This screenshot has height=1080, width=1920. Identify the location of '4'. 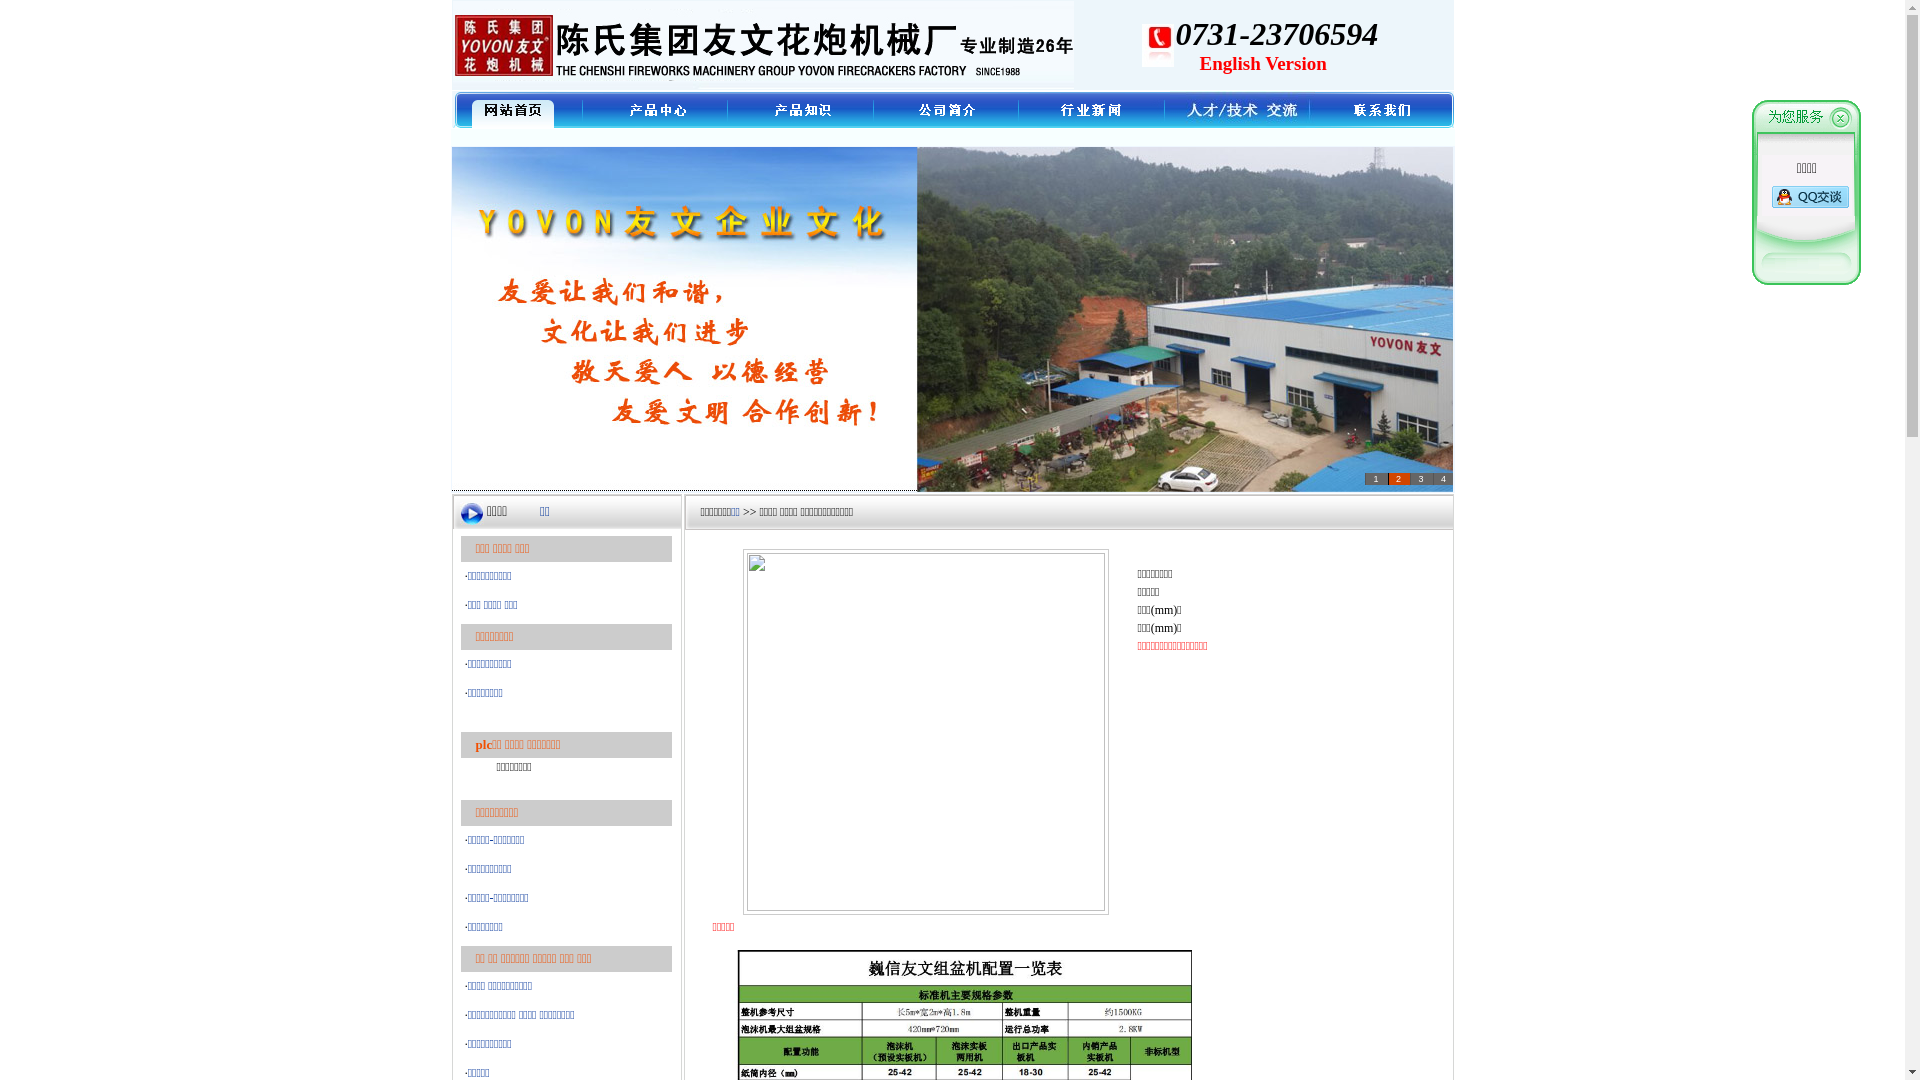
(1443, 478).